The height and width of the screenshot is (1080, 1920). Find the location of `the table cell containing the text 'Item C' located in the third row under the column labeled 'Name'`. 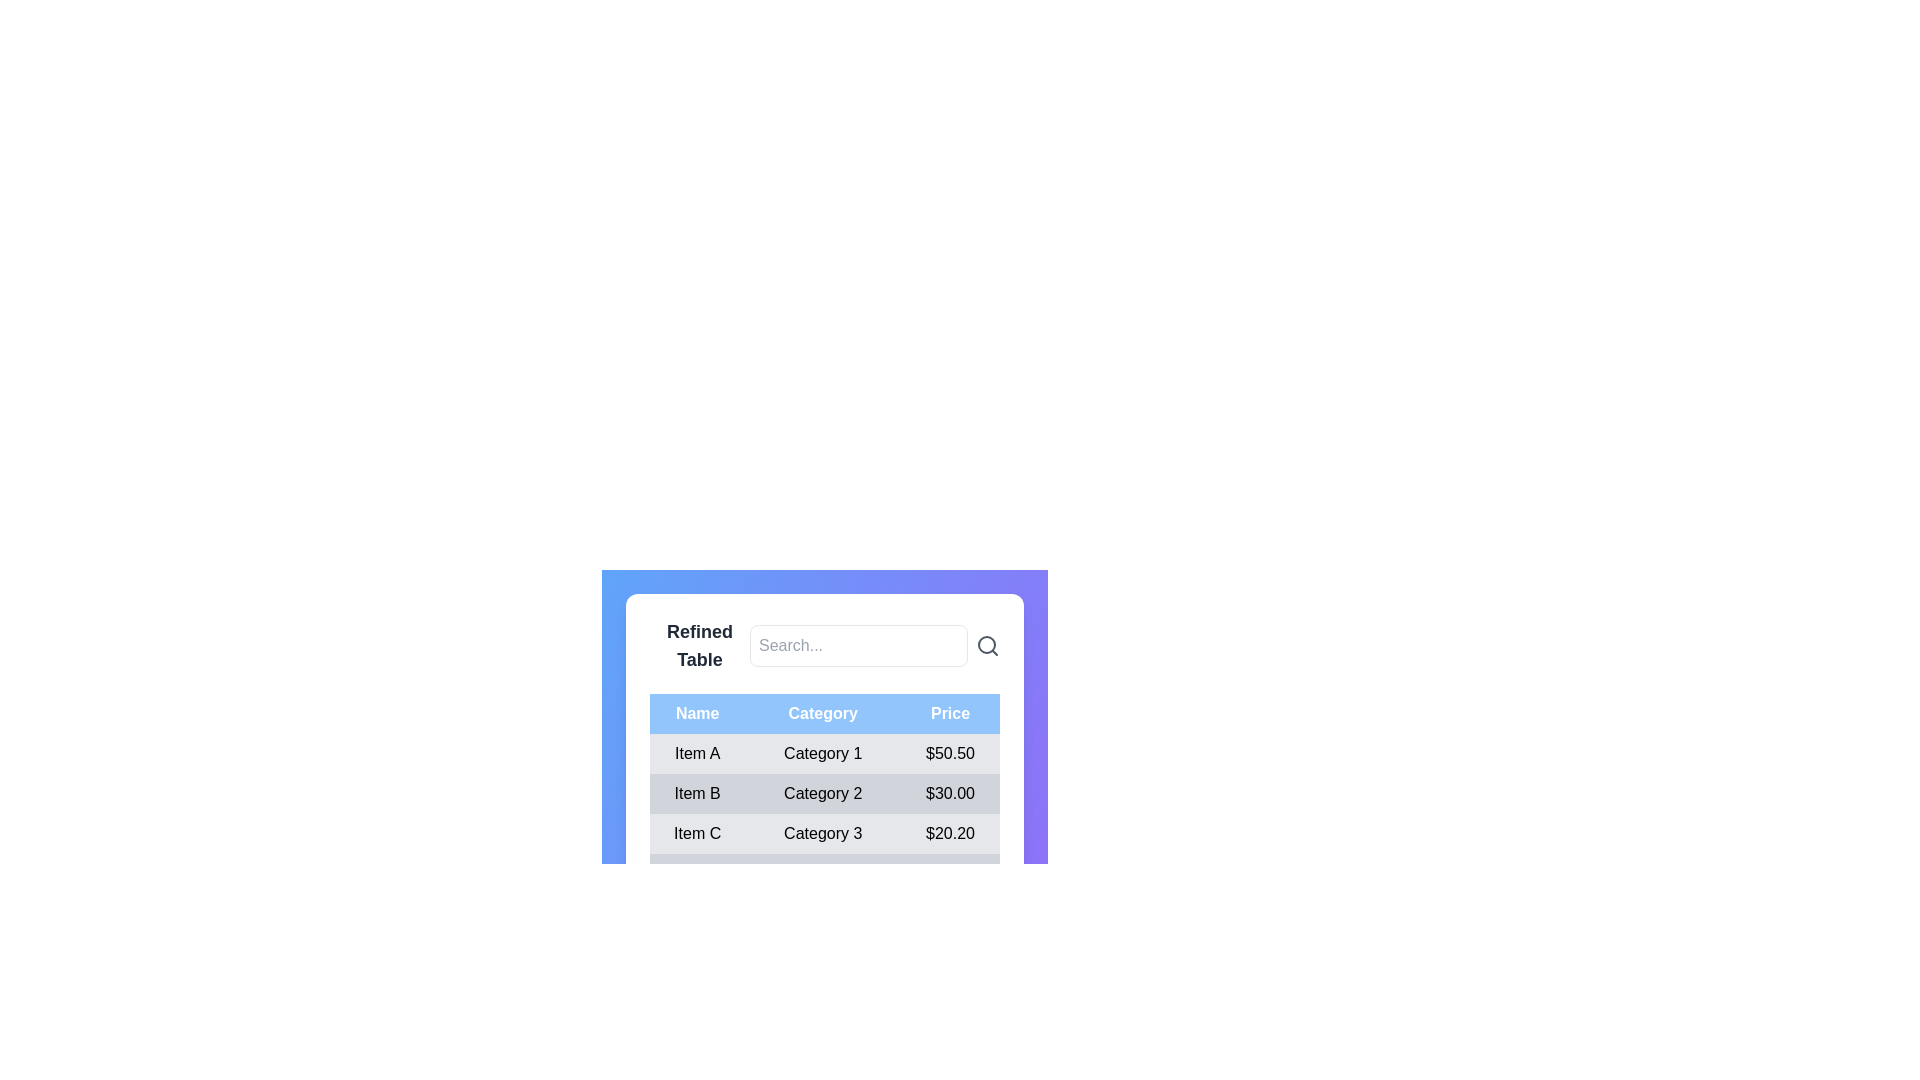

the table cell containing the text 'Item C' located in the third row under the column labeled 'Name' is located at coordinates (697, 833).